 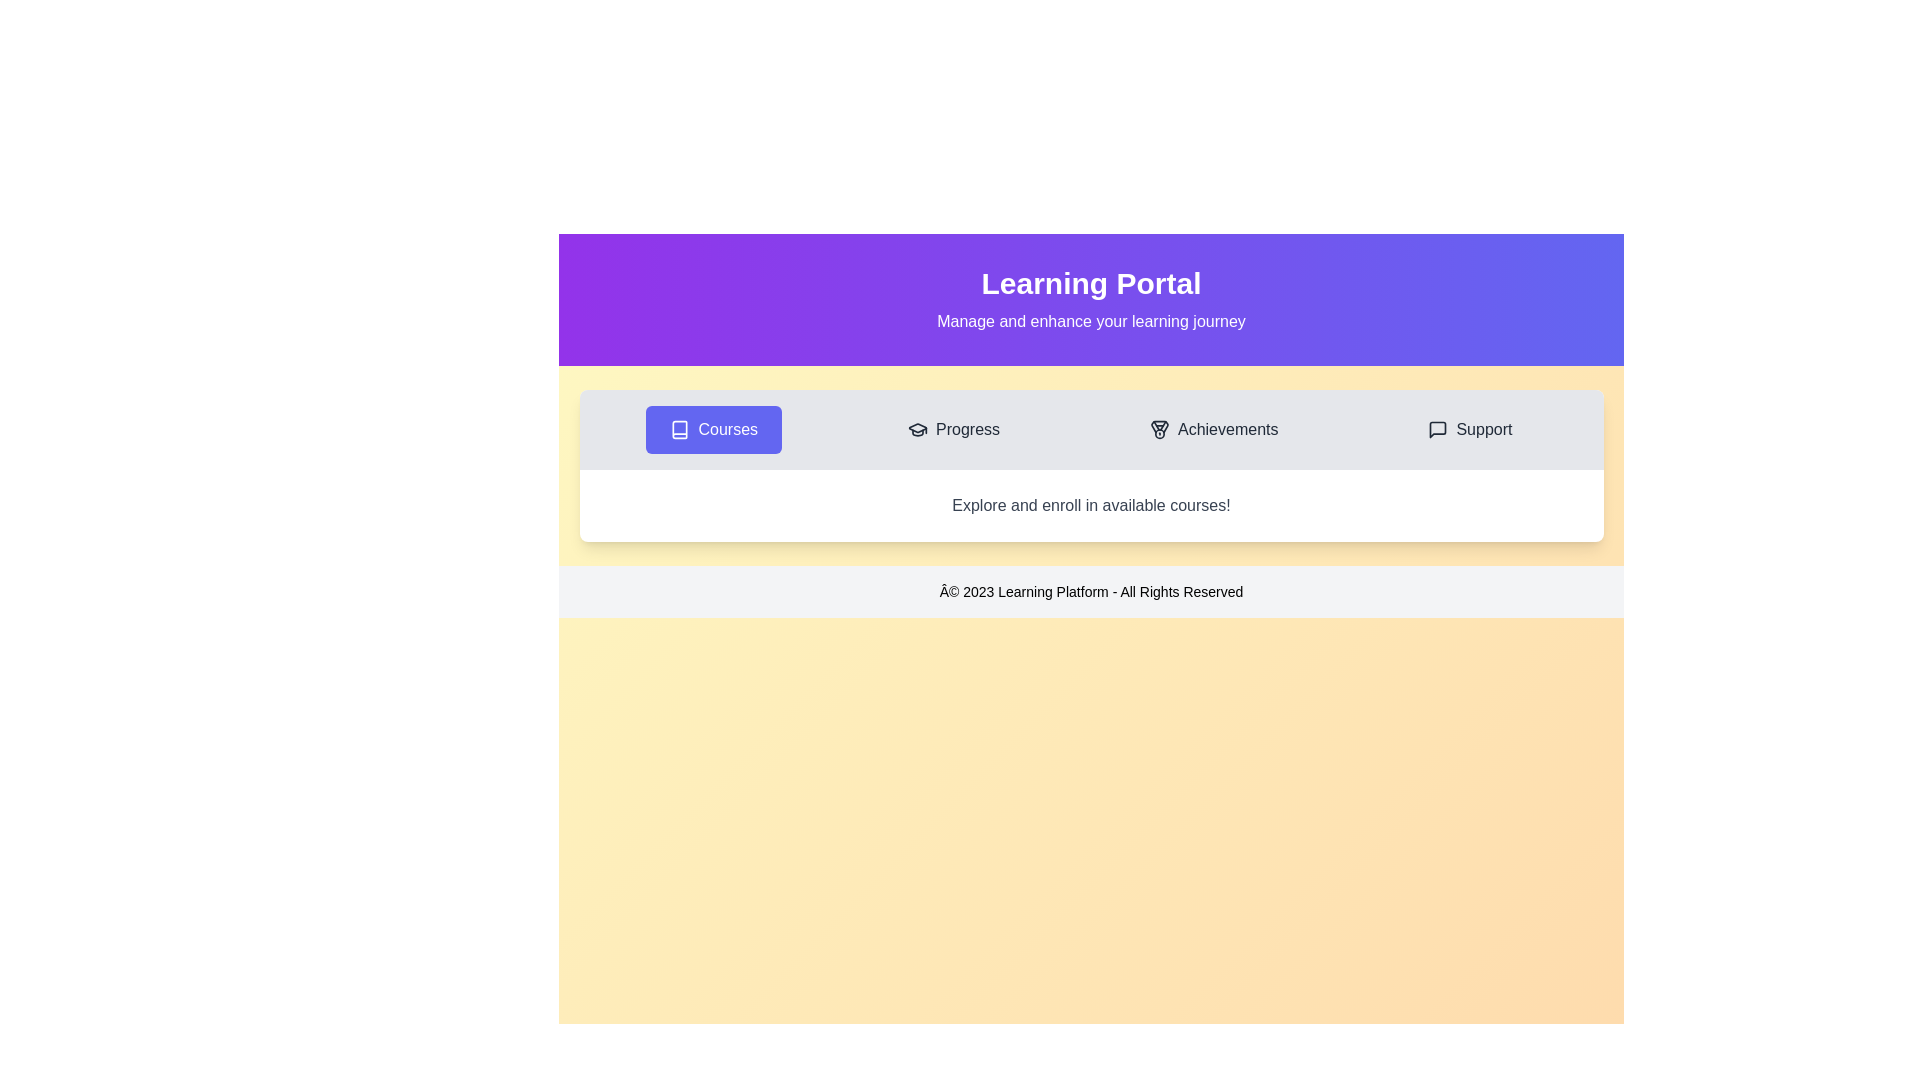 I want to click on the 'Courses' text label, which is displayed in white font on a blue rectangular background, located next to a book icon within the first interactive button of the horizontal menu bar, so click(x=727, y=428).